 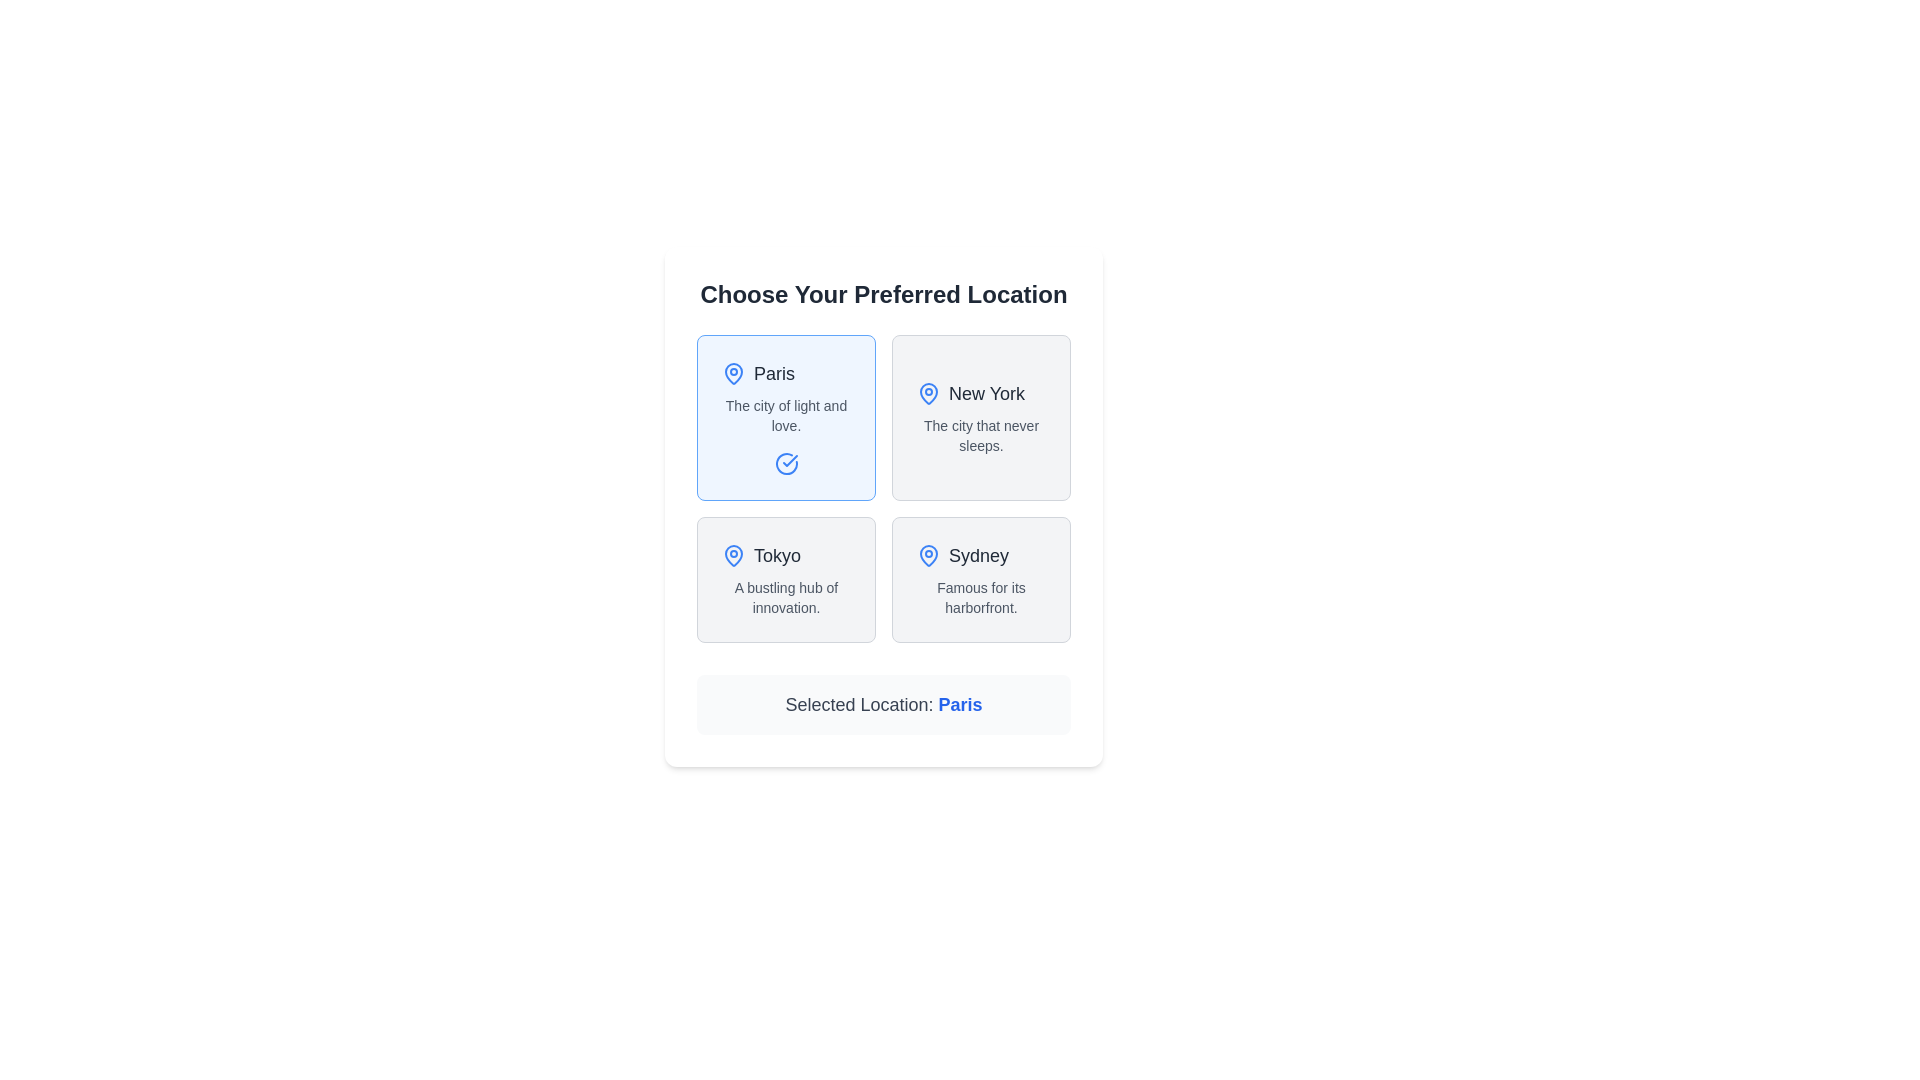 I want to click on the selection indication by interacting with the circular blue icon with a check mark inside, located at the bottom center of the 'Paris' selection card, so click(x=785, y=463).